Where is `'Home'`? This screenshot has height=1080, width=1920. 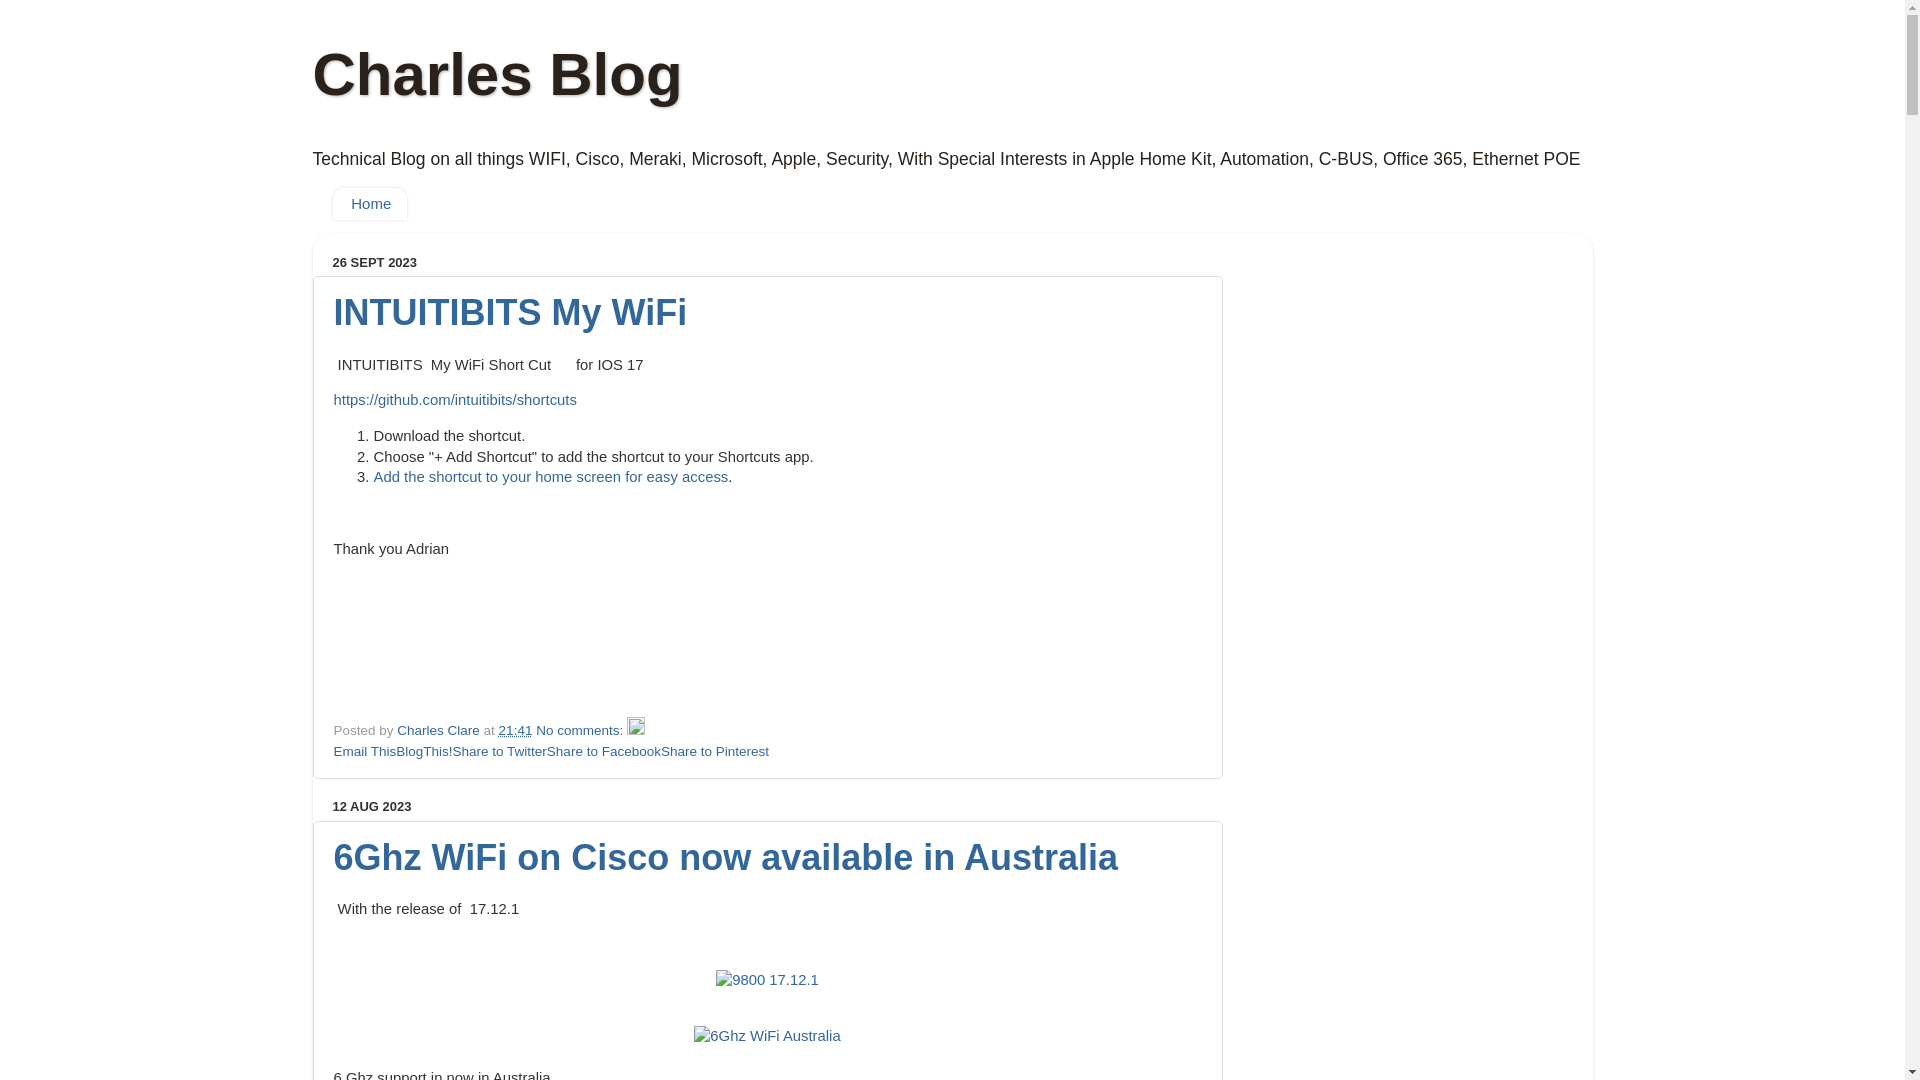 'Home' is located at coordinates (331, 204).